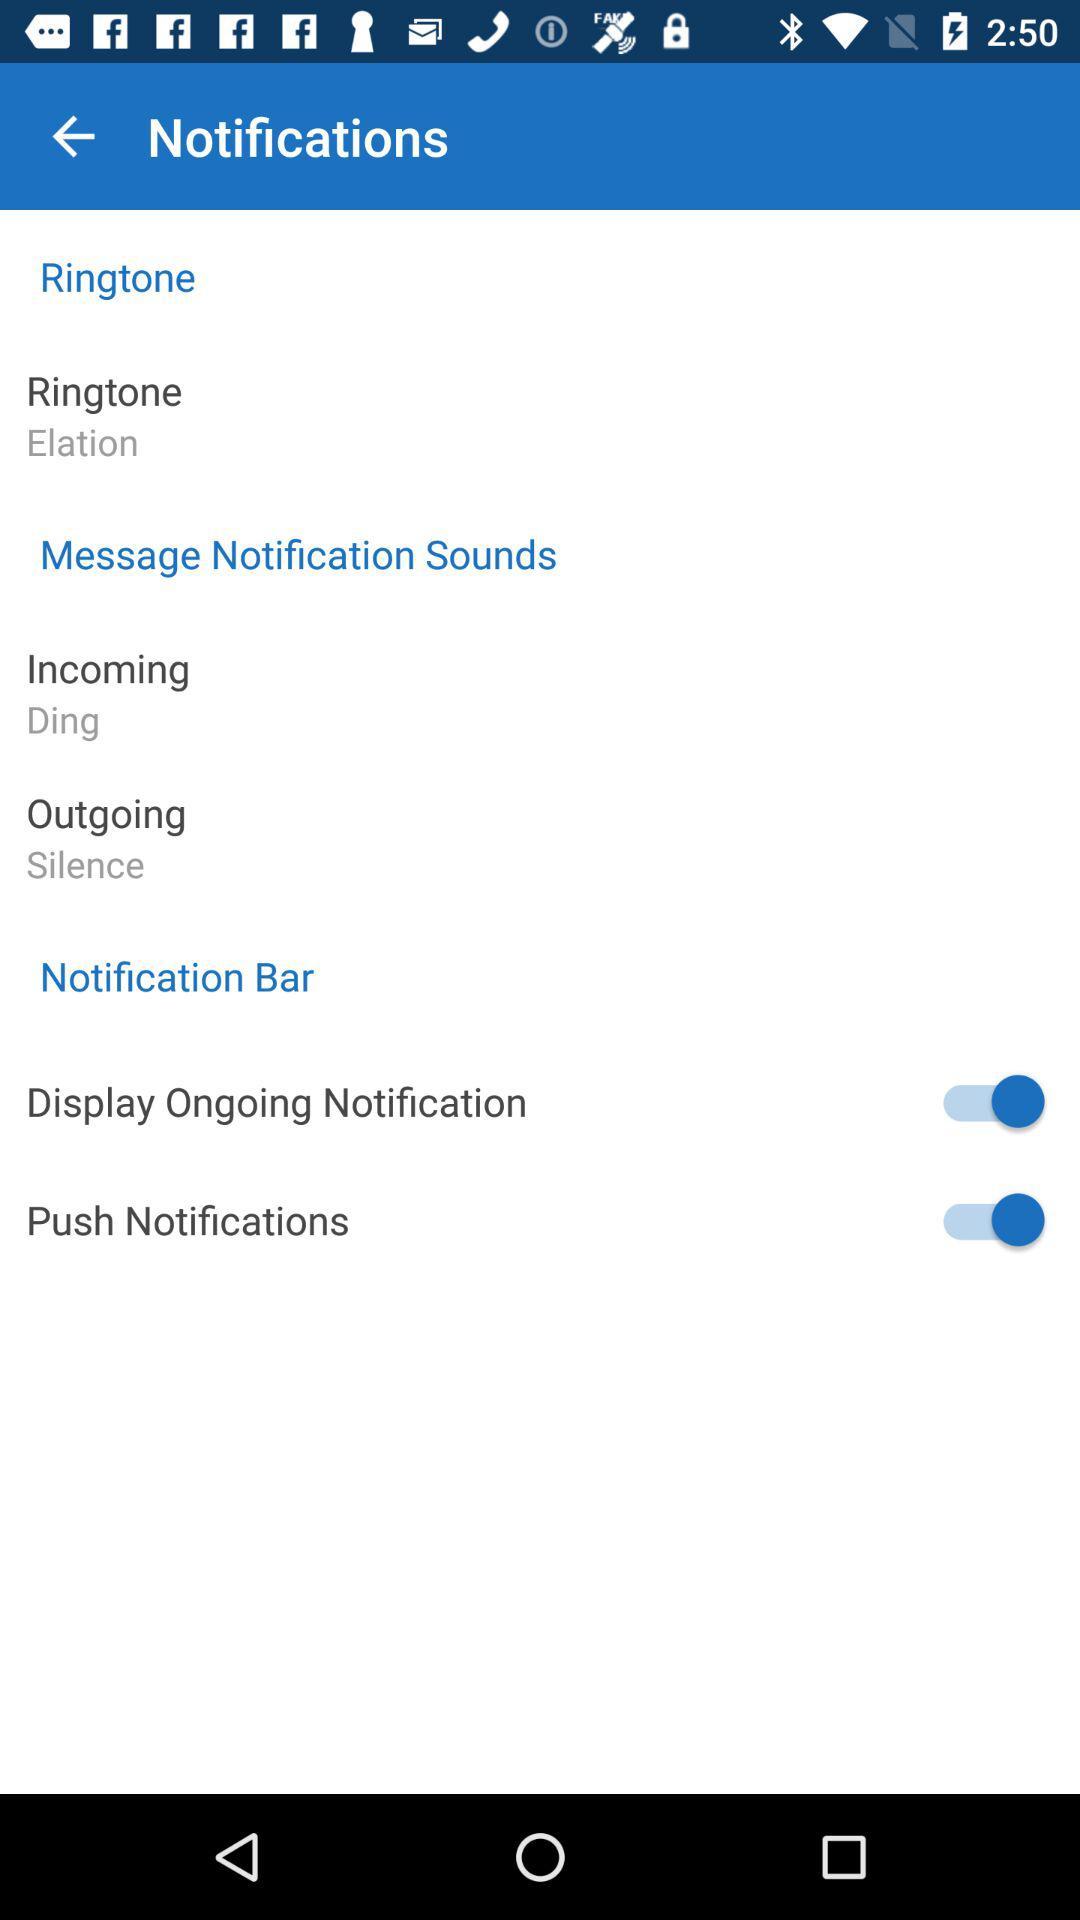 Image resolution: width=1080 pixels, height=1920 pixels. Describe the element at coordinates (991, 1100) in the screenshot. I see `display ongoing notification` at that location.